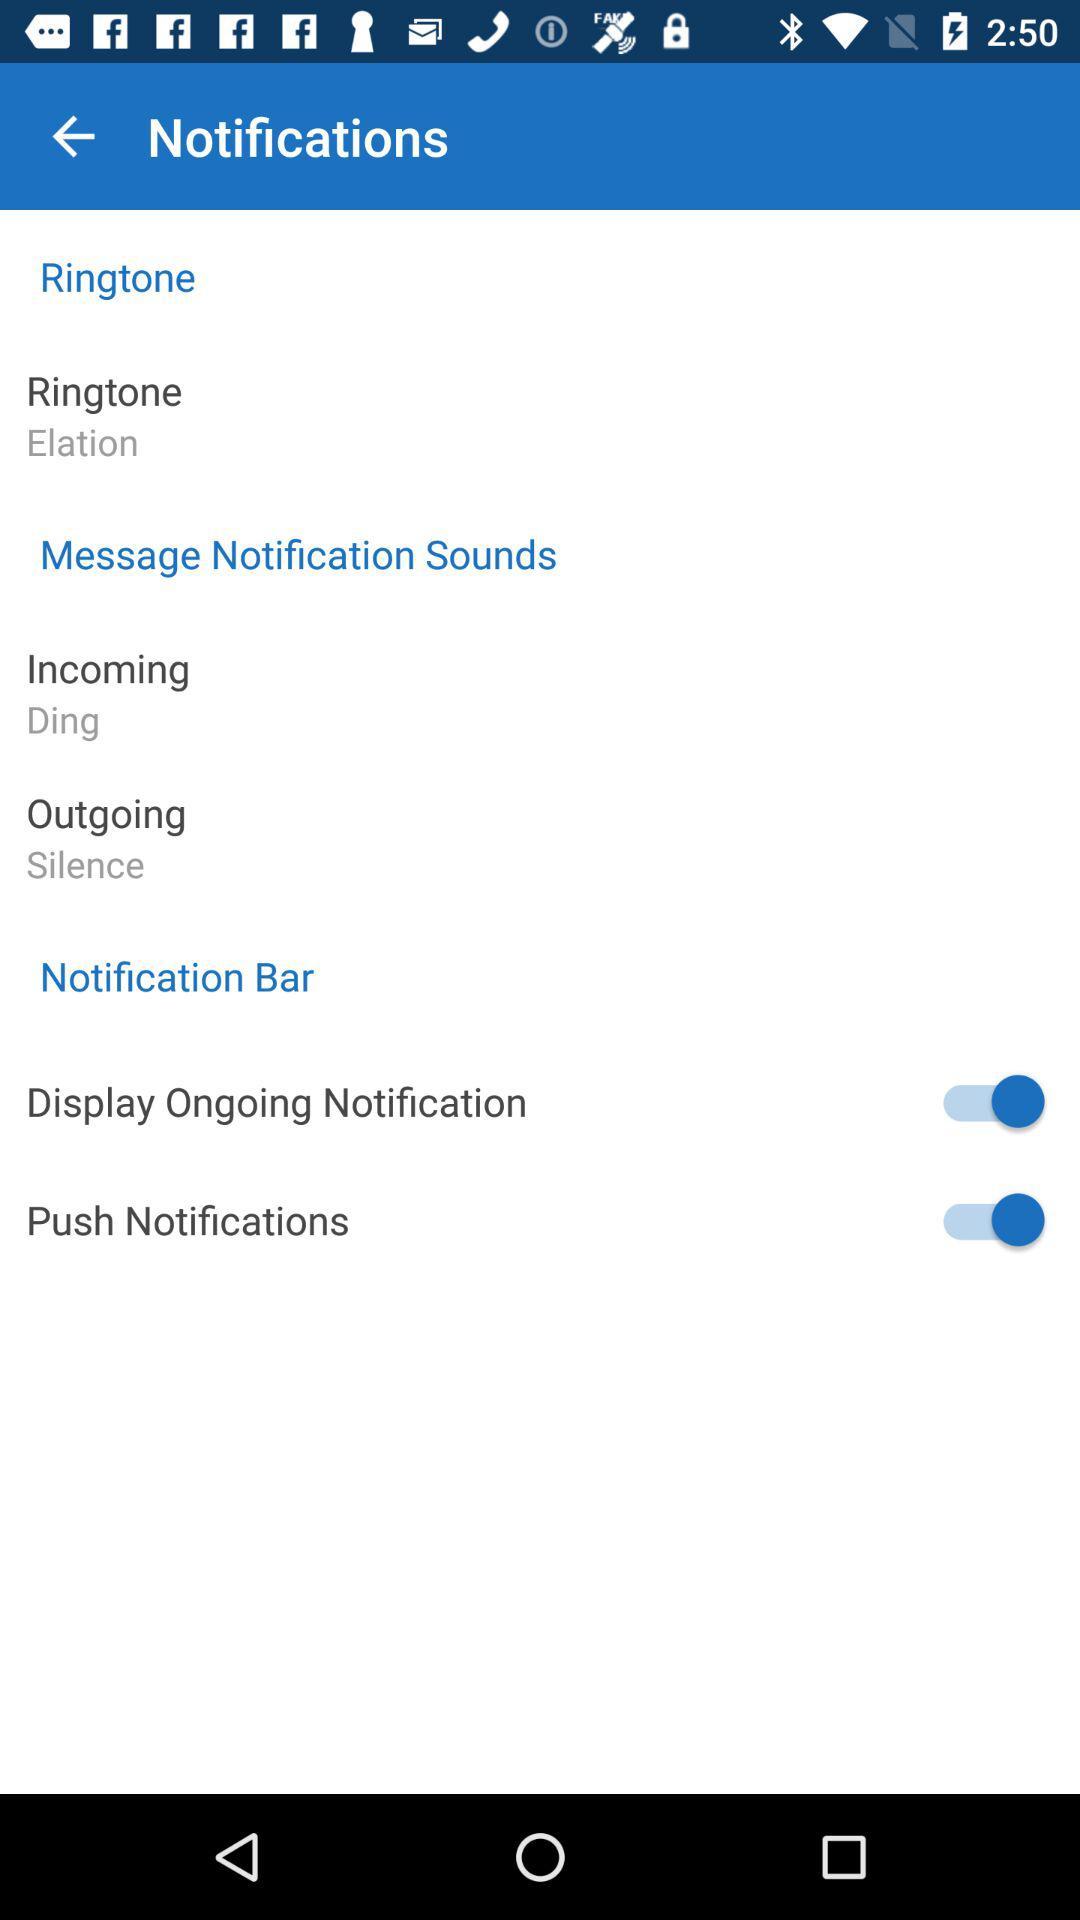 Image resolution: width=1080 pixels, height=1920 pixels. Describe the element at coordinates (991, 1100) in the screenshot. I see `display ongoing notification` at that location.